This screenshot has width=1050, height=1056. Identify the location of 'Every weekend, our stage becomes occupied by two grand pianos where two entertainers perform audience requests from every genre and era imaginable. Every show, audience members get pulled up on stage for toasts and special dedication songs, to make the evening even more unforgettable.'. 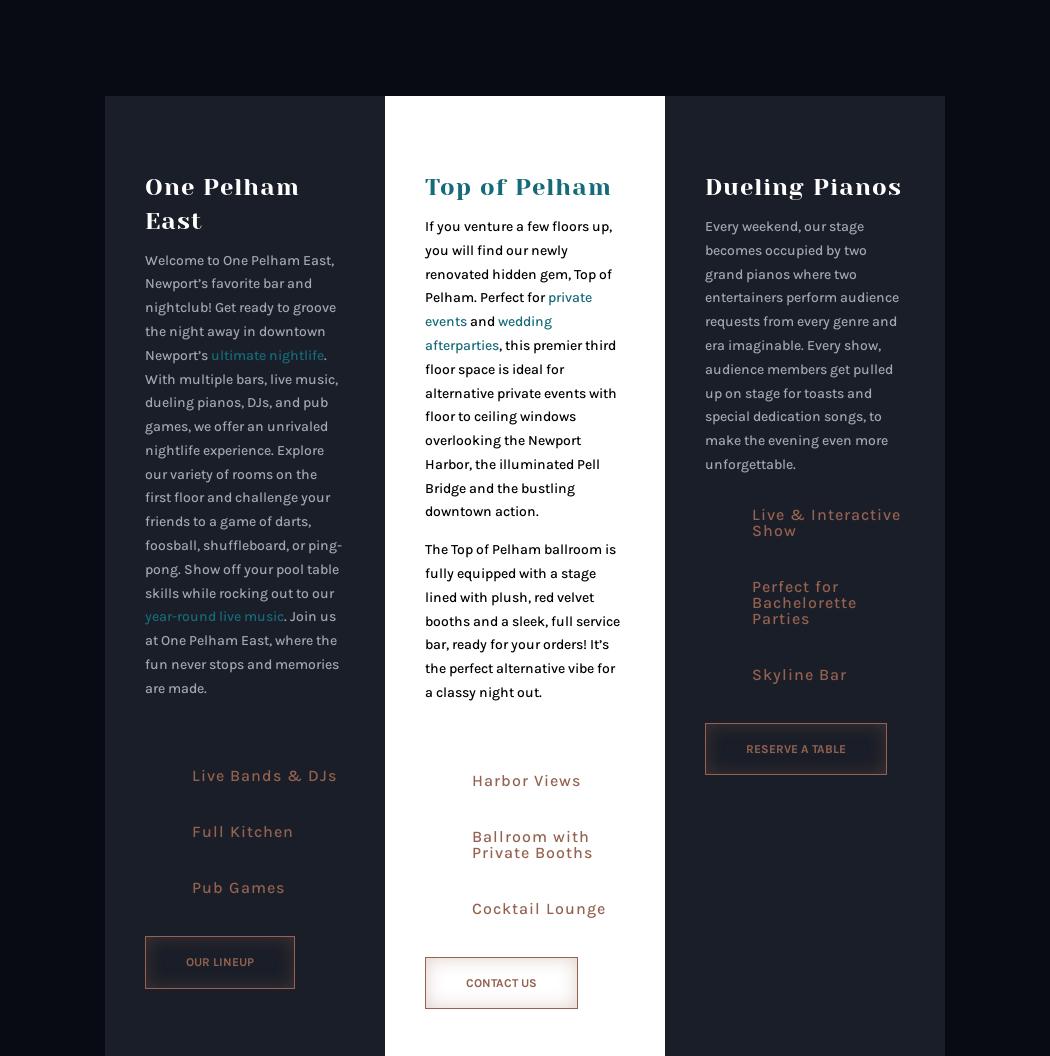
(800, 343).